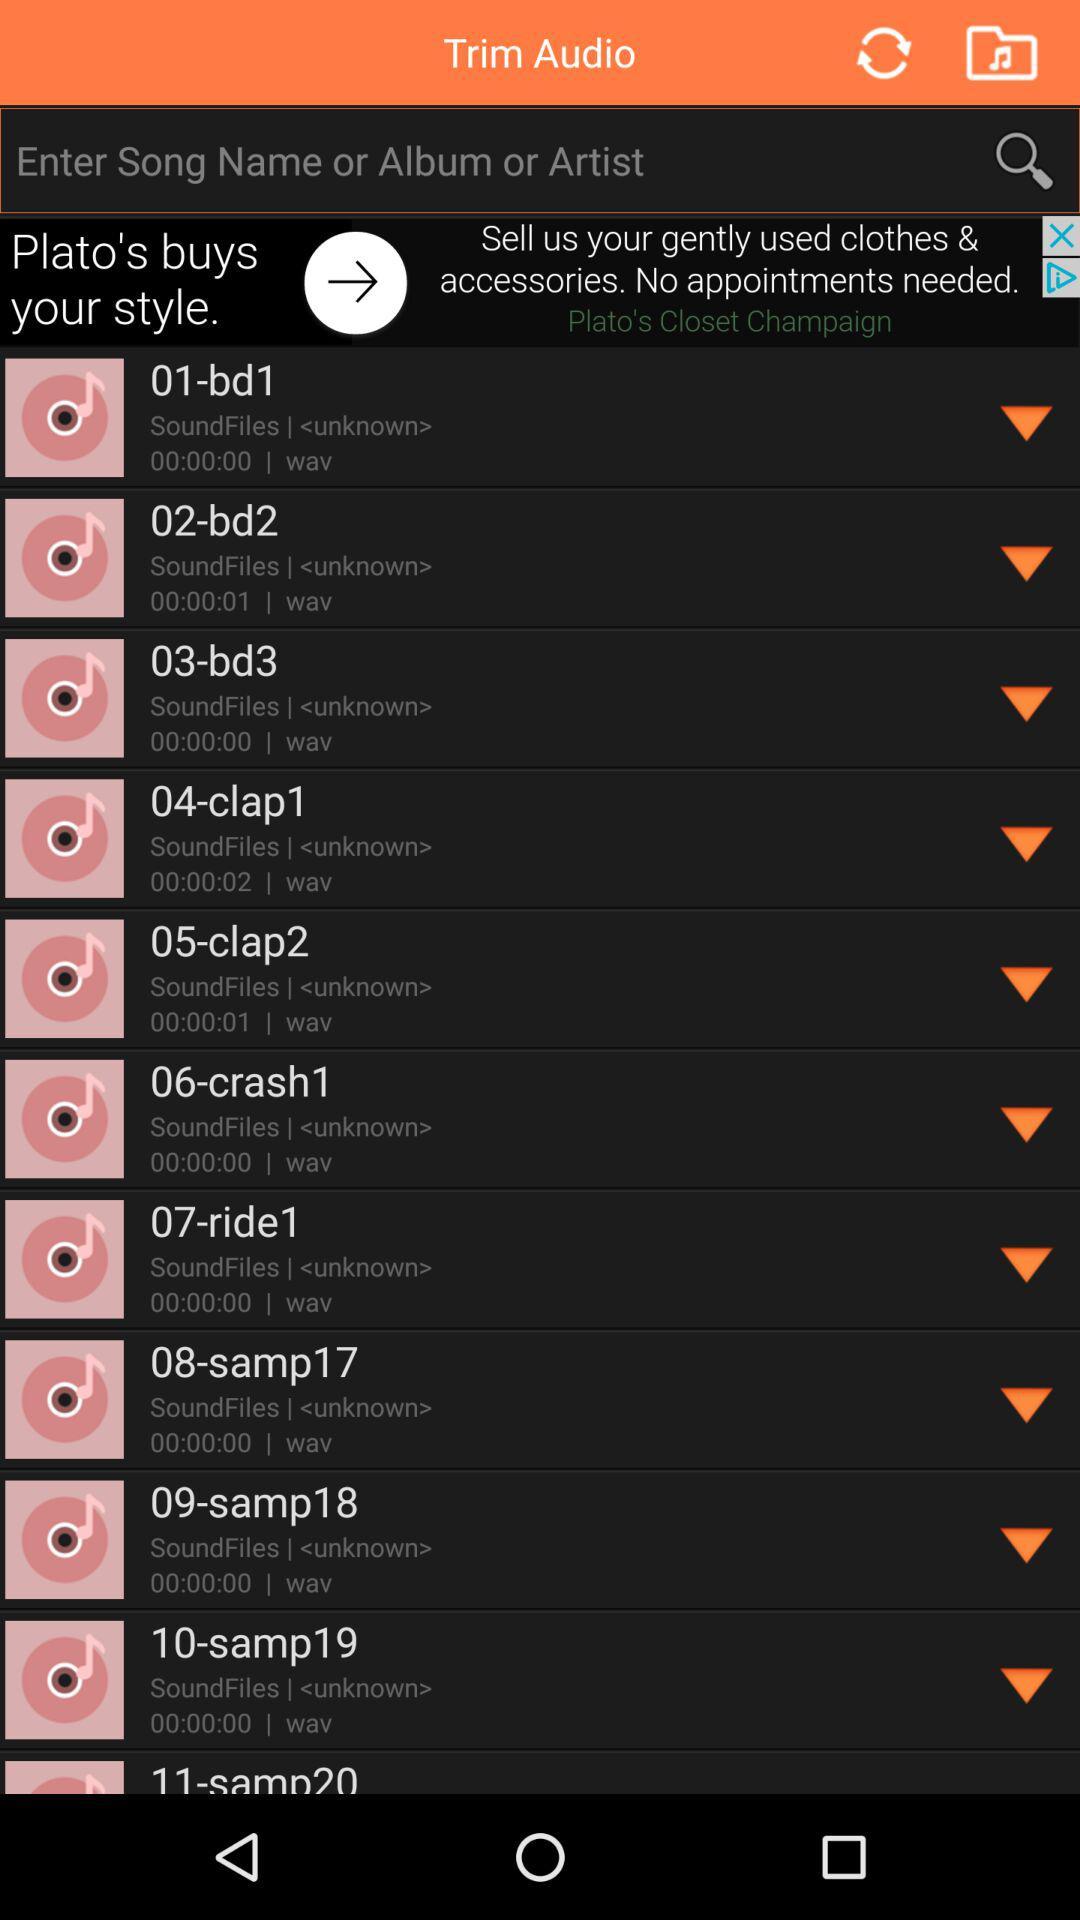 The image size is (1080, 1920). What do you see at coordinates (1001, 52) in the screenshot?
I see `audio` at bounding box center [1001, 52].